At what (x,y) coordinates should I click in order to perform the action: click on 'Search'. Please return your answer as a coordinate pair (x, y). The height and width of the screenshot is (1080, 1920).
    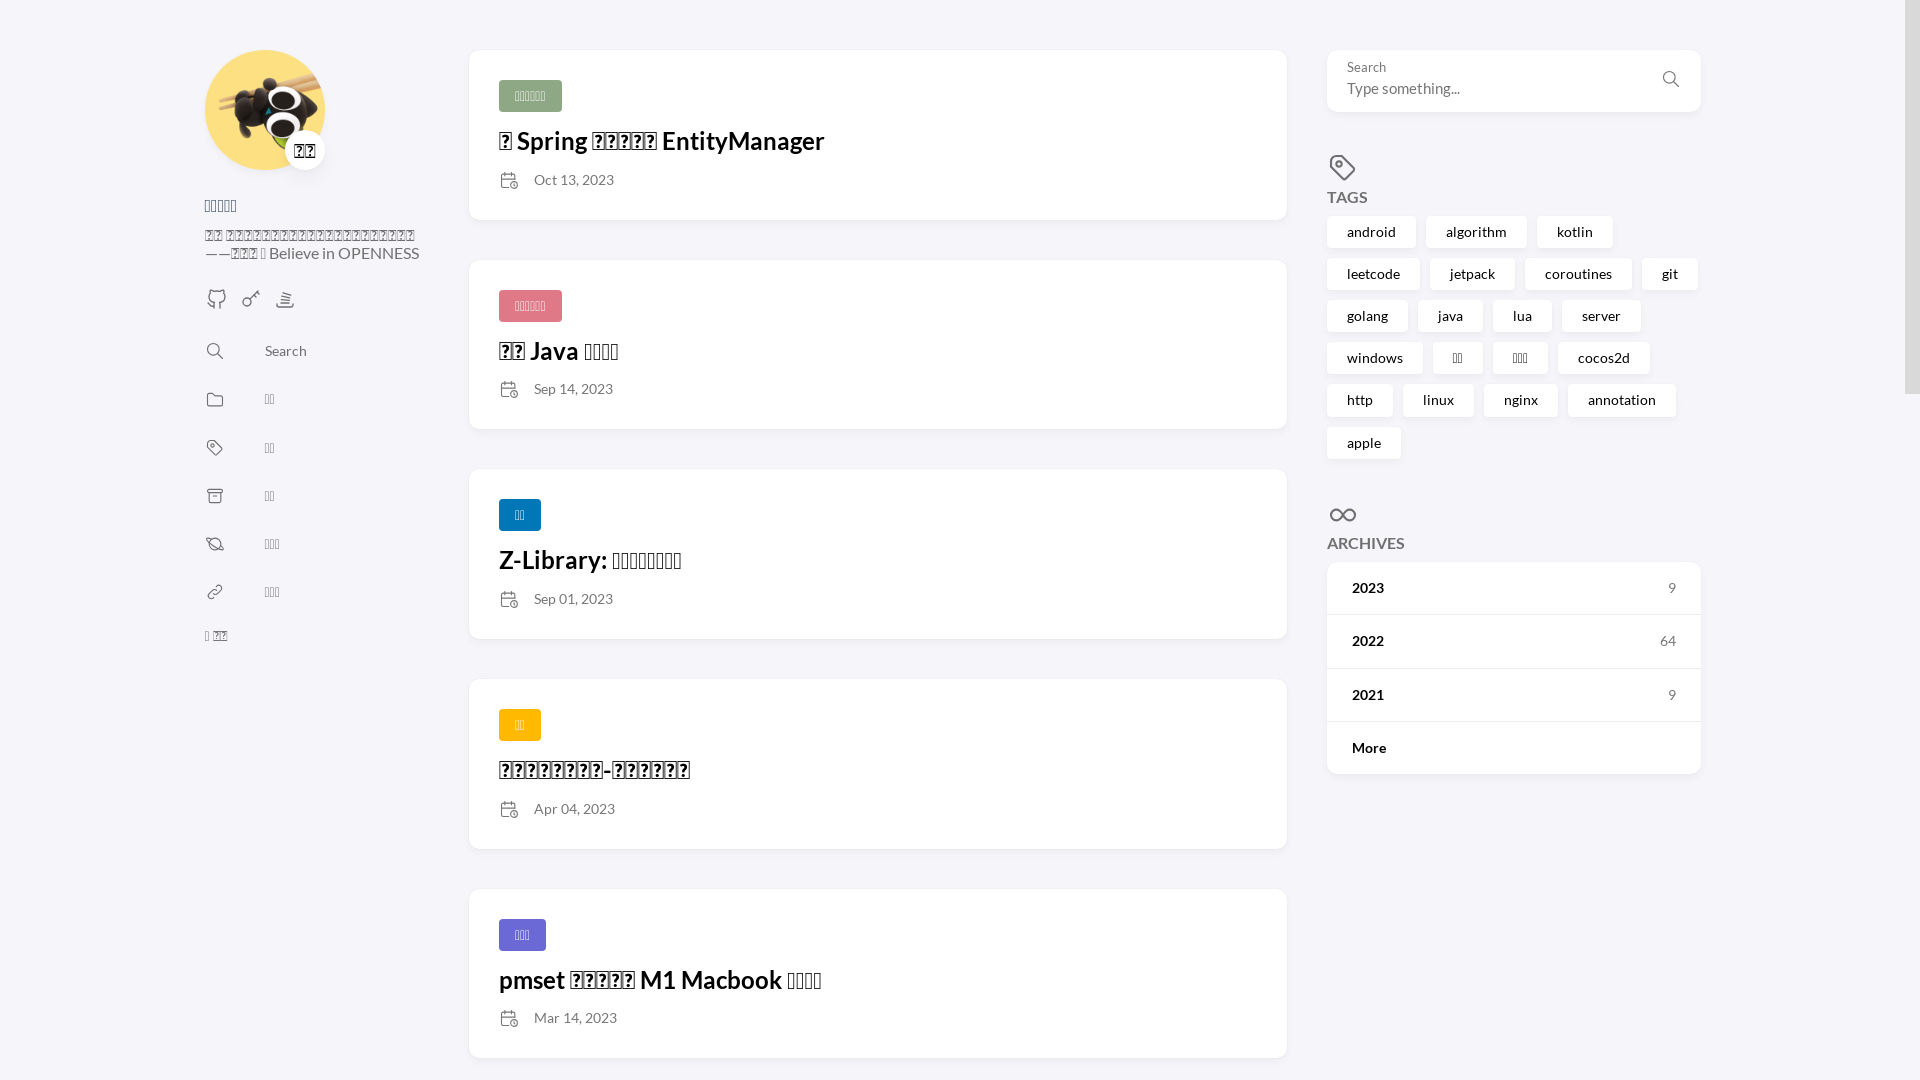
    Looking at the image, I should click on (253, 350).